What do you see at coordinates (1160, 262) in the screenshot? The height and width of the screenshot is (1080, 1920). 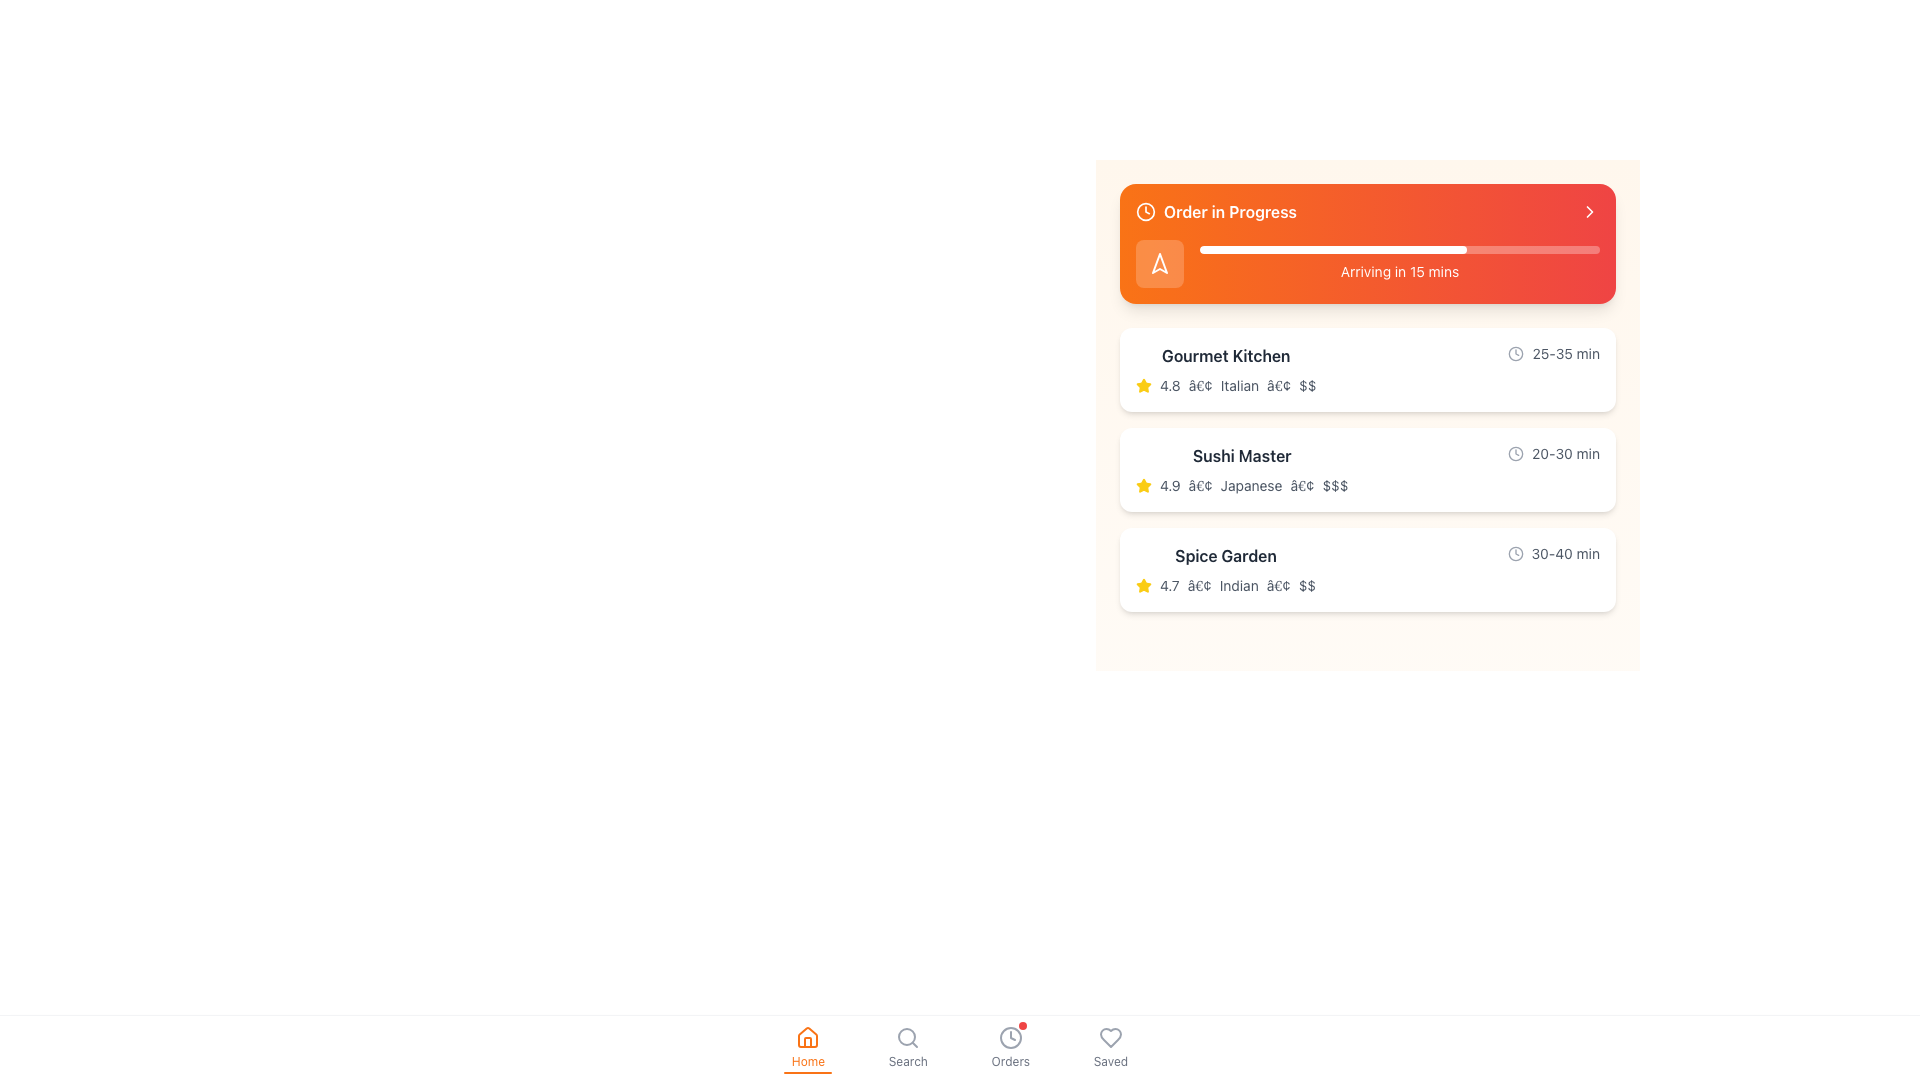 I see `the icon located in the top-right corner of the interface, within an orange rectangular section, preceding the text 'Order in Progress'` at bounding box center [1160, 262].